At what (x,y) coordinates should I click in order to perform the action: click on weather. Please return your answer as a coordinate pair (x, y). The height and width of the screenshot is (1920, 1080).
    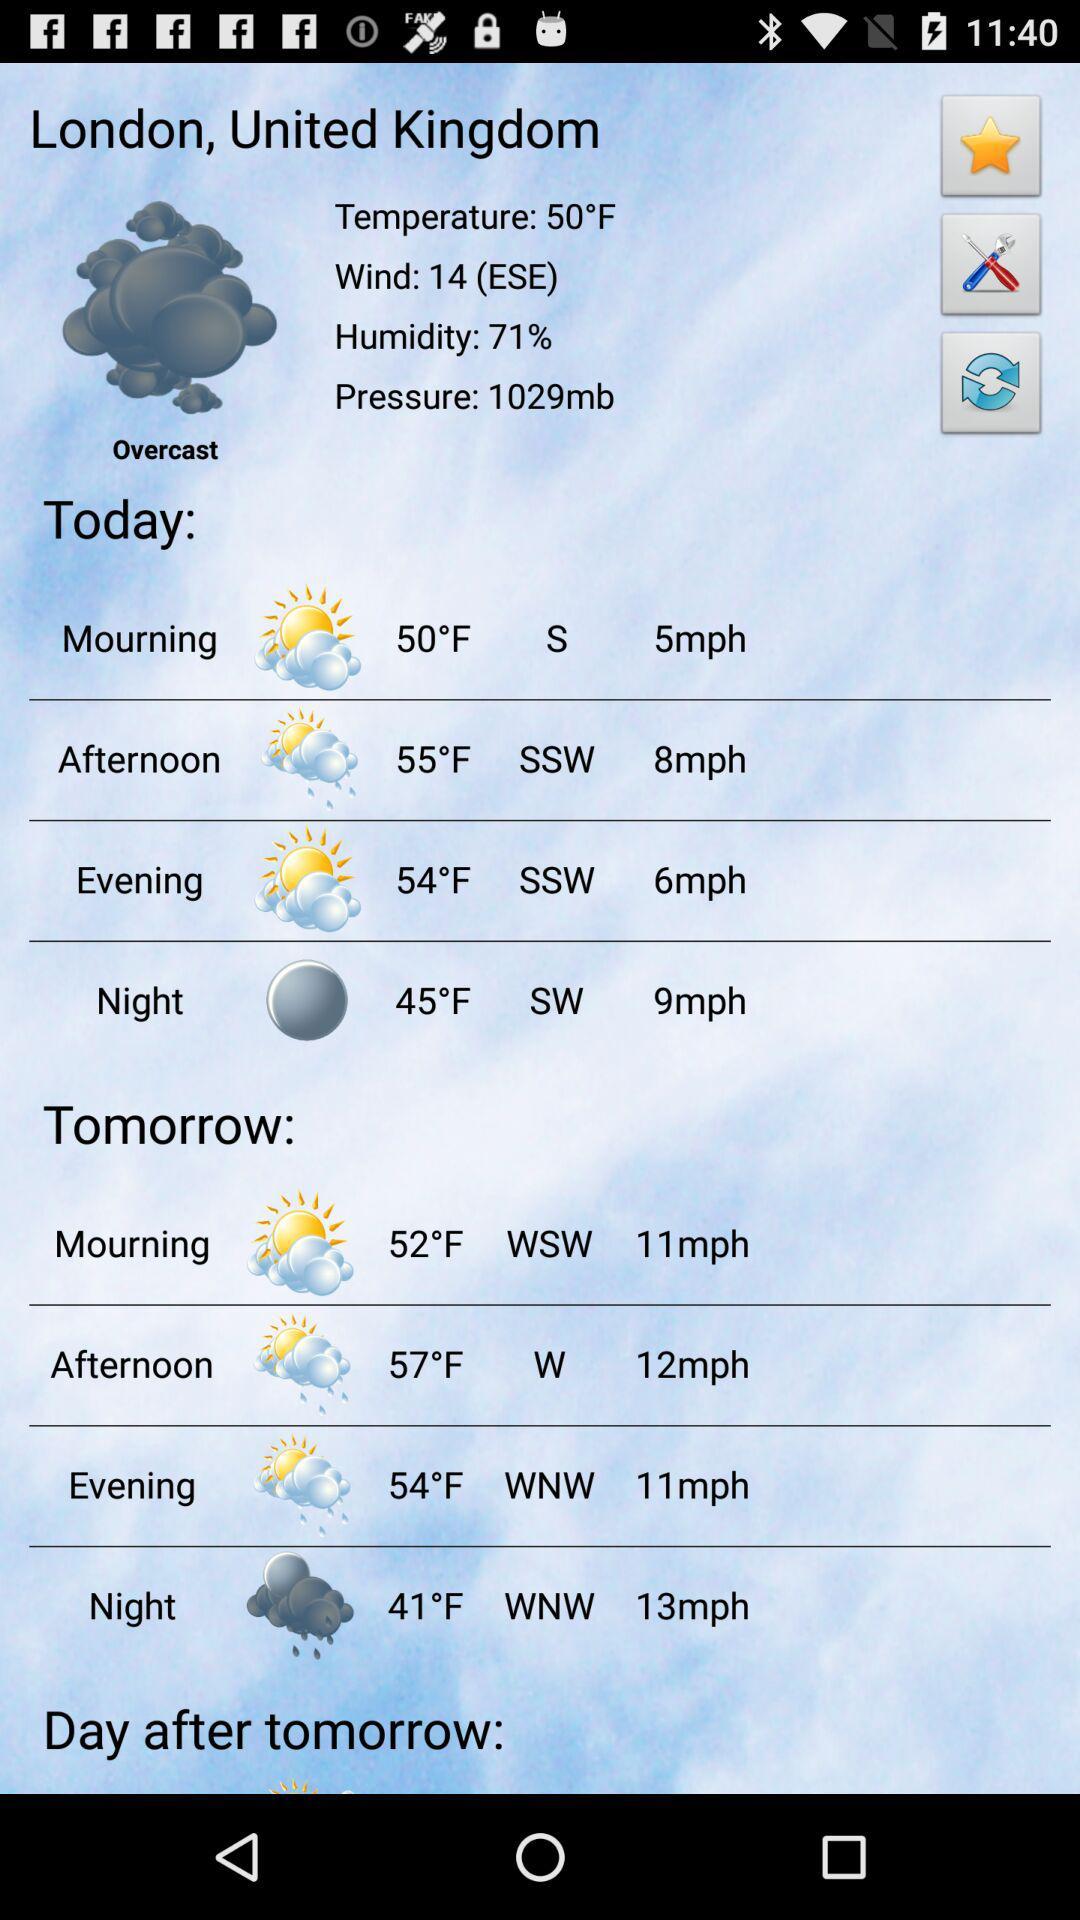
    Looking at the image, I should click on (307, 878).